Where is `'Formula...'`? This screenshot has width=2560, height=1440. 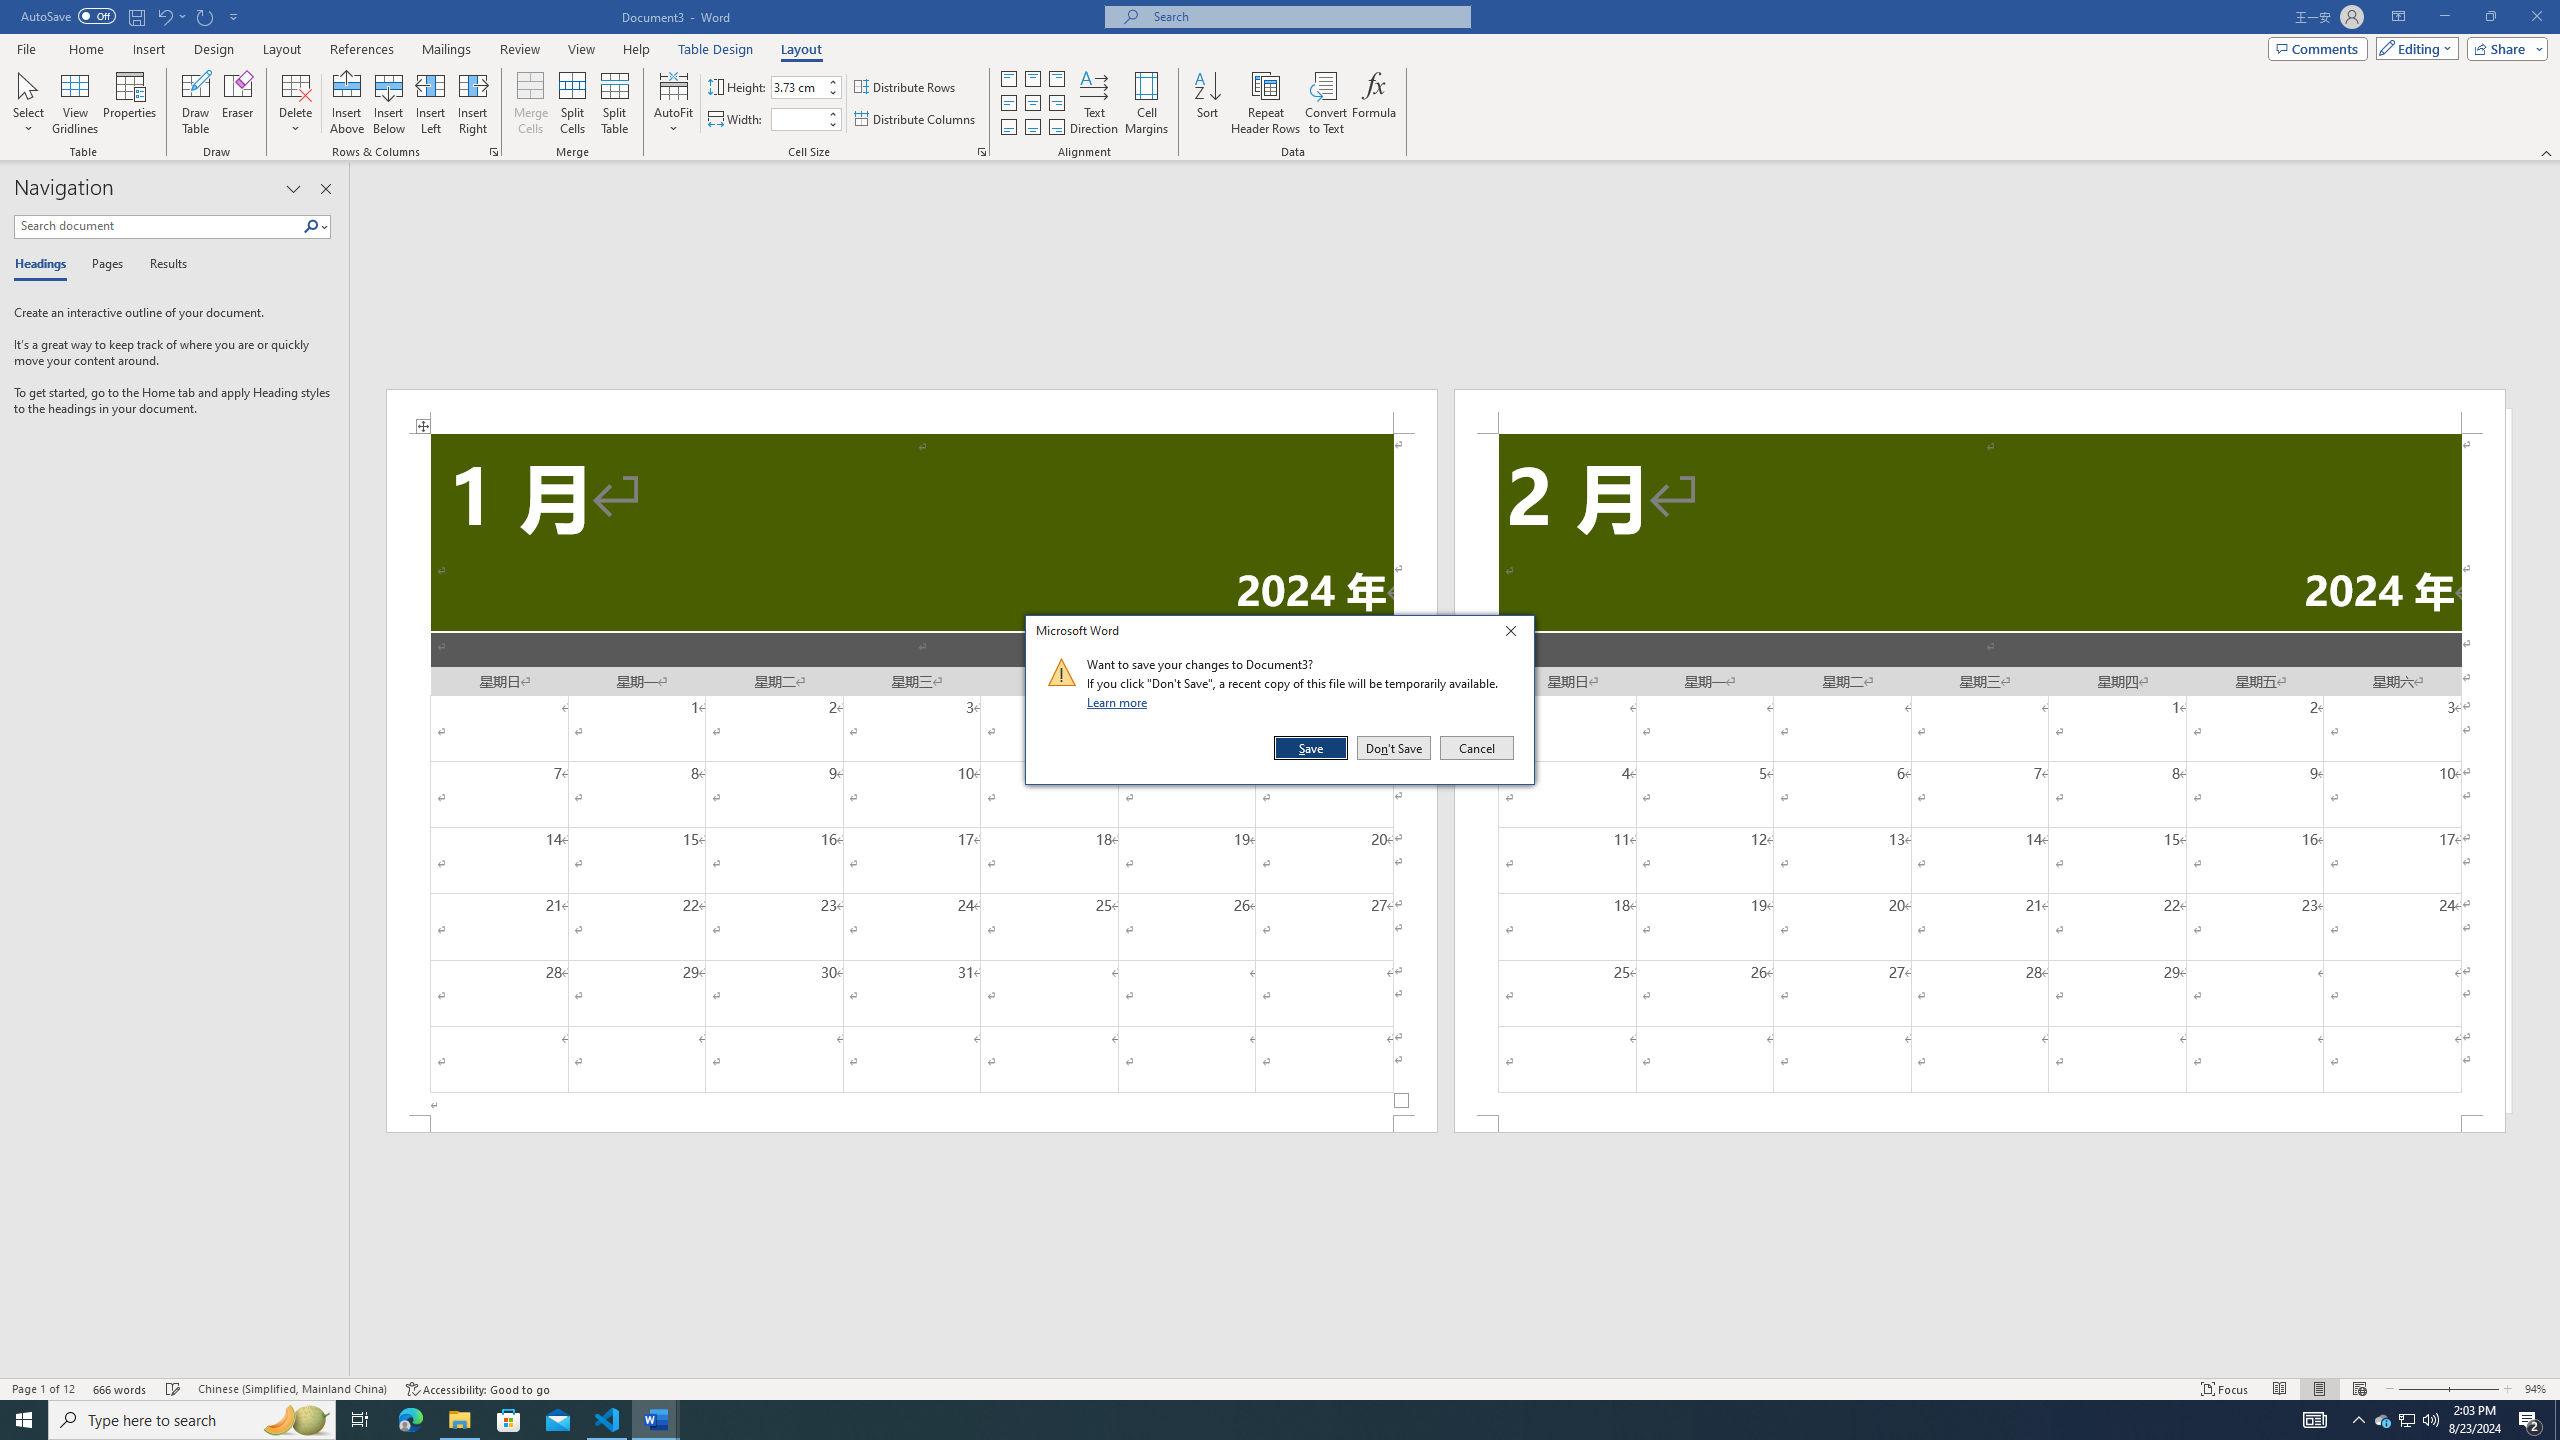 'Formula...' is located at coordinates (1373, 103).